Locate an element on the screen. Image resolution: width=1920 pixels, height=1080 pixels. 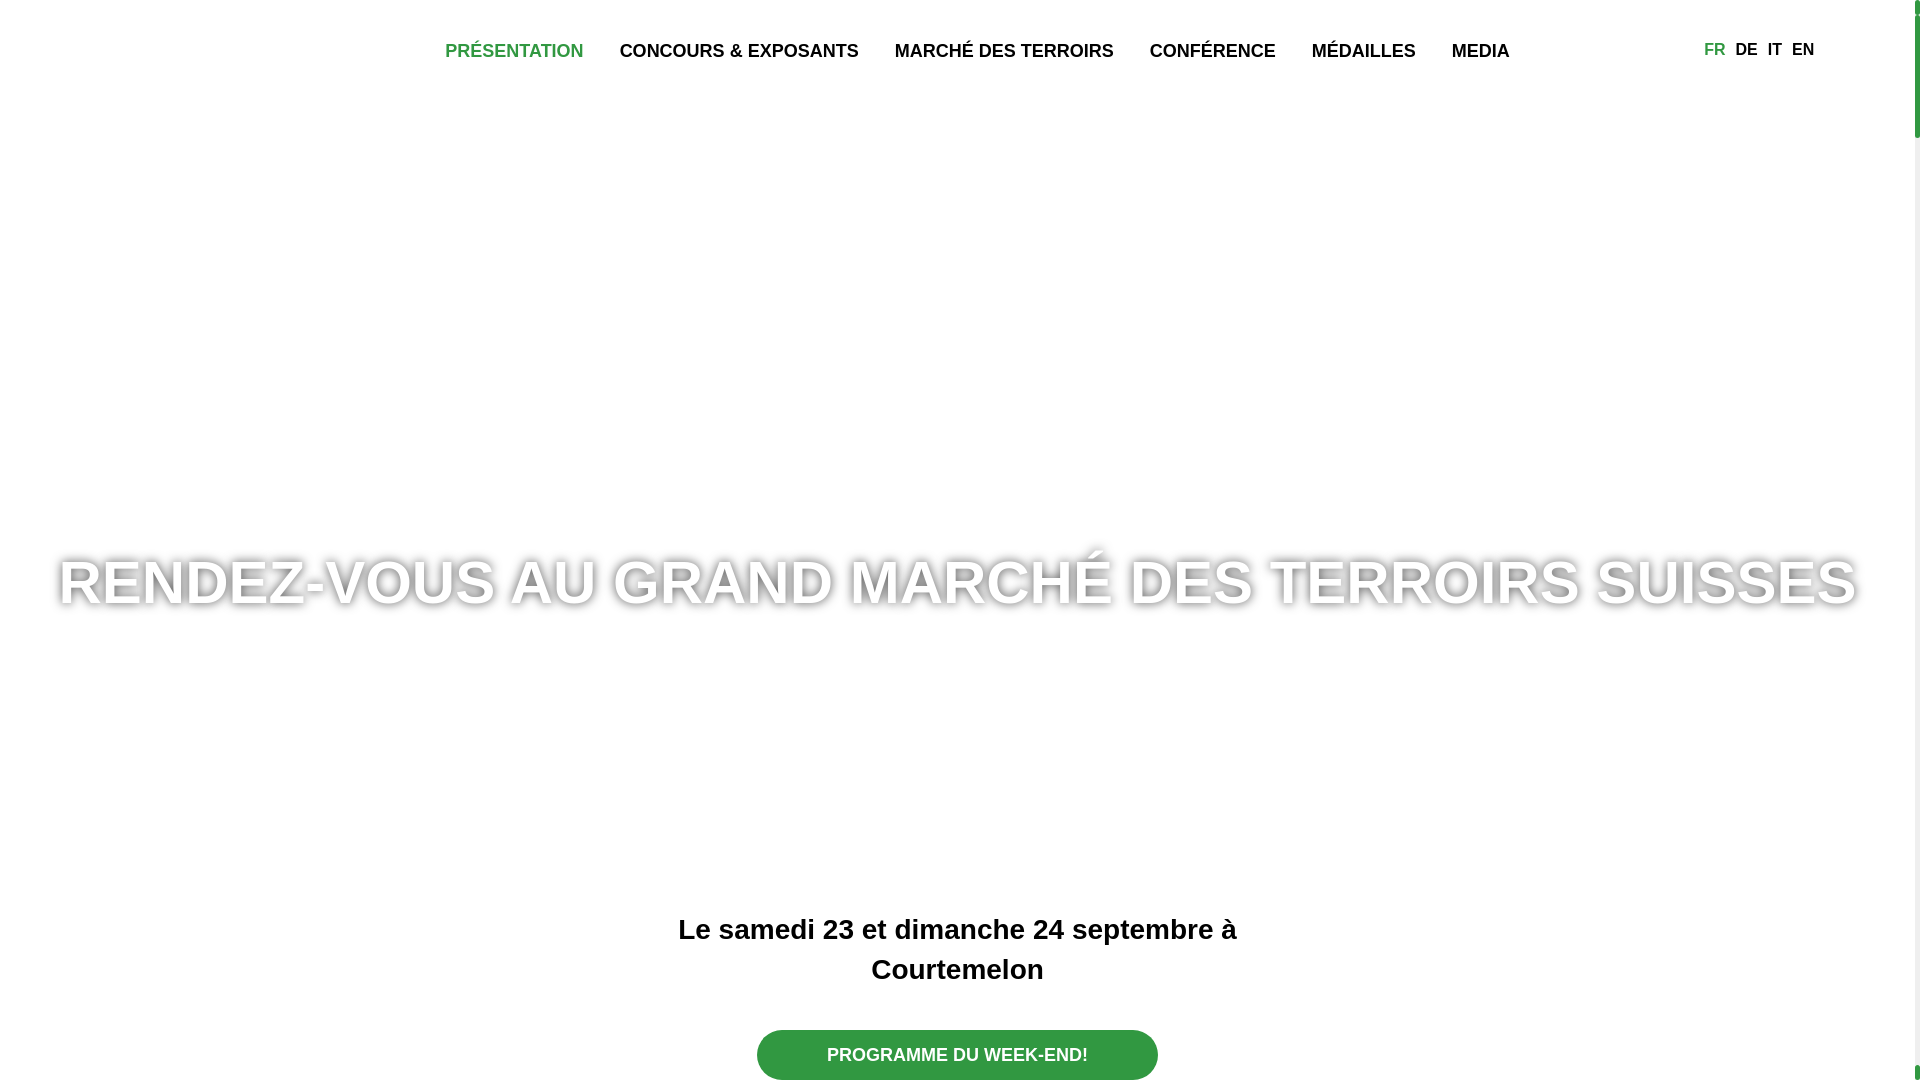
'CONCOURS & EXPOSANTS' is located at coordinates (738, 48).